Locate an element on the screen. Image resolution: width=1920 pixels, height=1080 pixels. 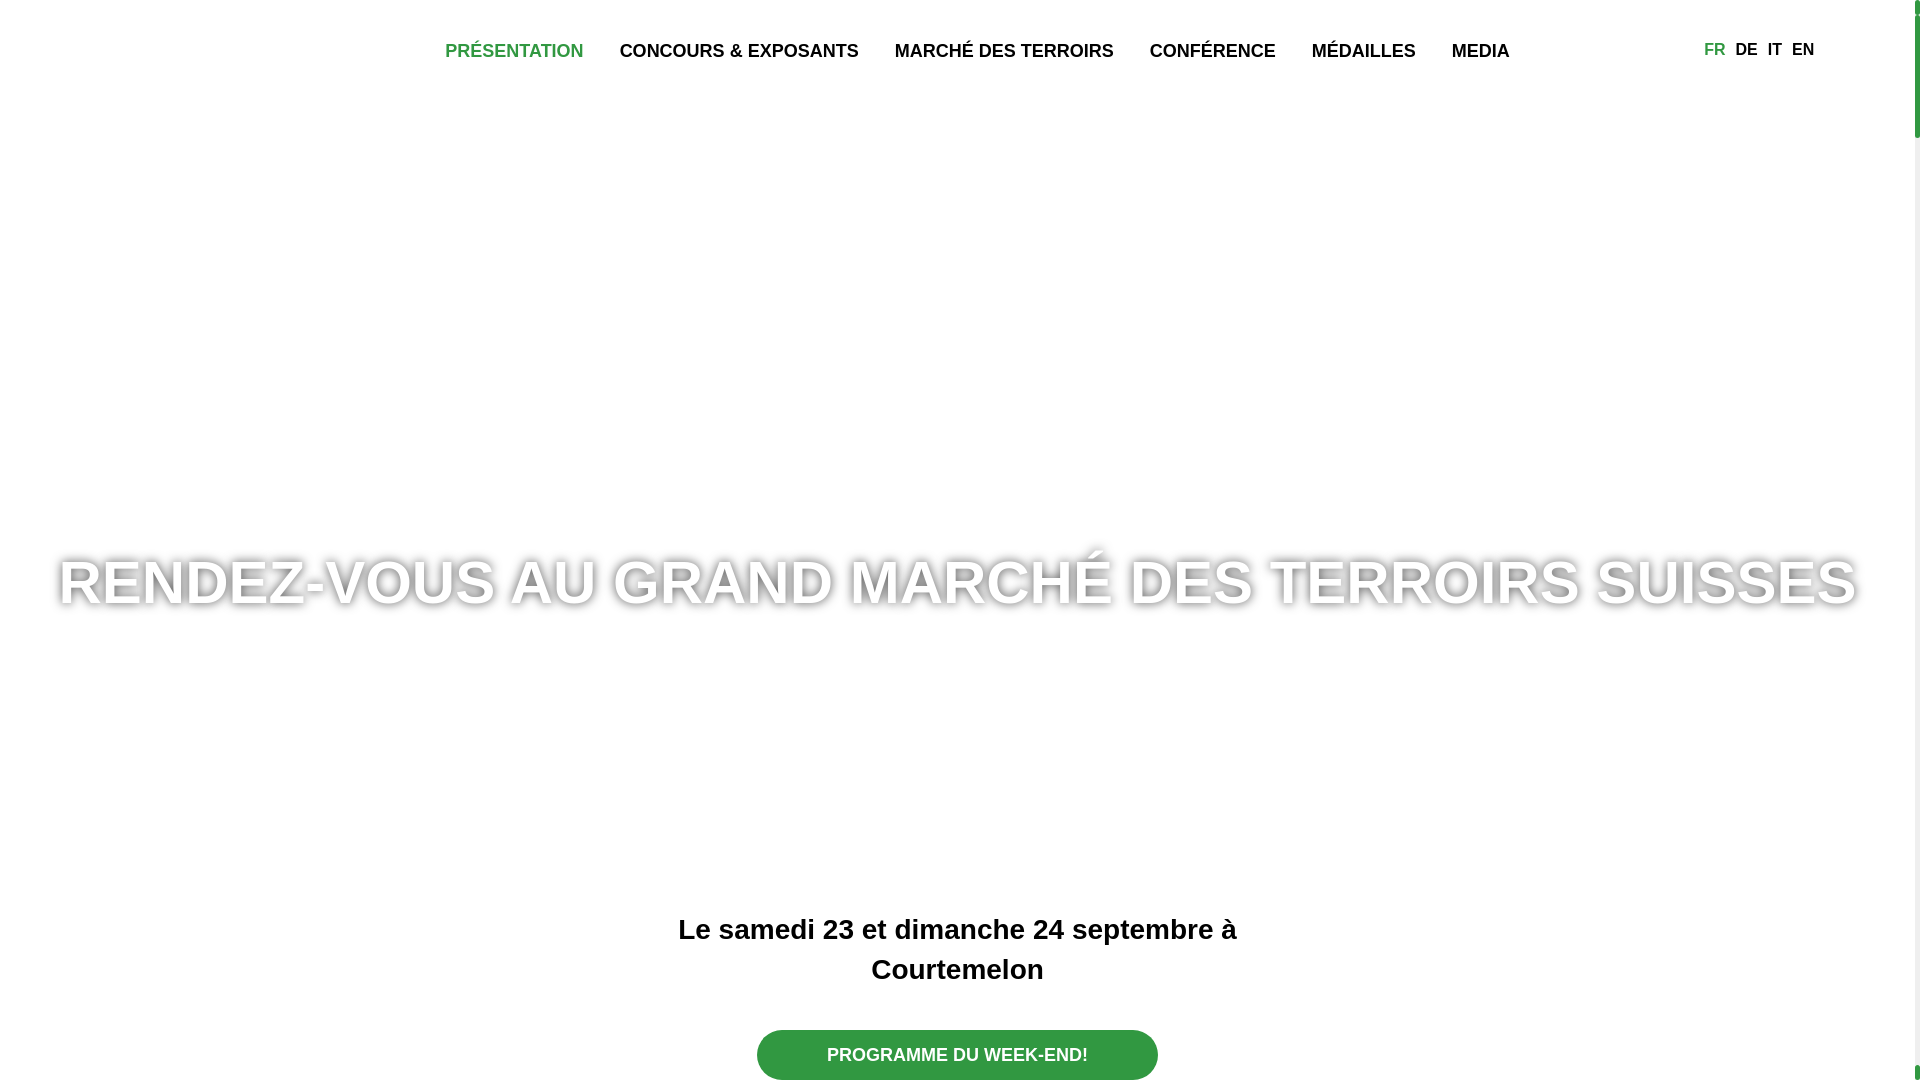
'CONCOURS & EXPOSANTS' is located at coordinates (738, 48).